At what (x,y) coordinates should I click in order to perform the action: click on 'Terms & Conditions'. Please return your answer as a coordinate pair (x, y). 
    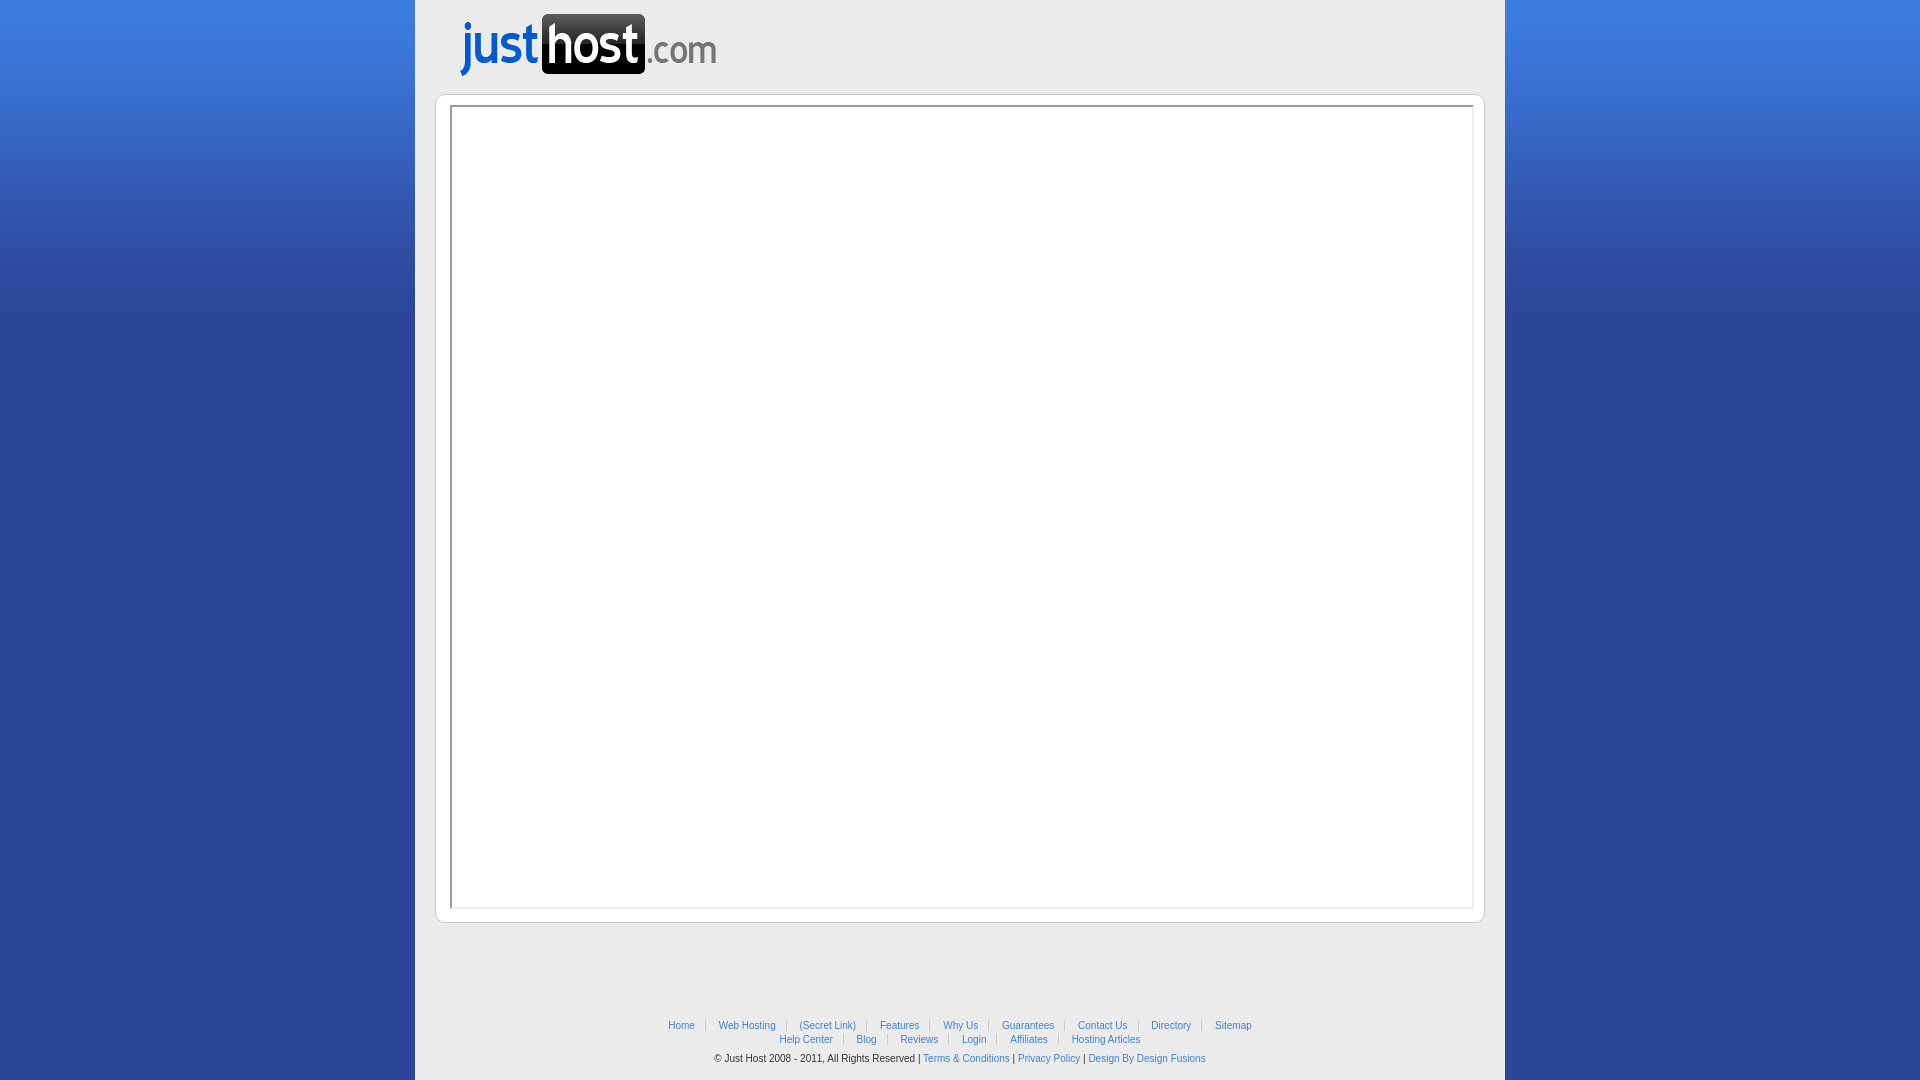
    Looking at the image, I should click on (966, 1057).